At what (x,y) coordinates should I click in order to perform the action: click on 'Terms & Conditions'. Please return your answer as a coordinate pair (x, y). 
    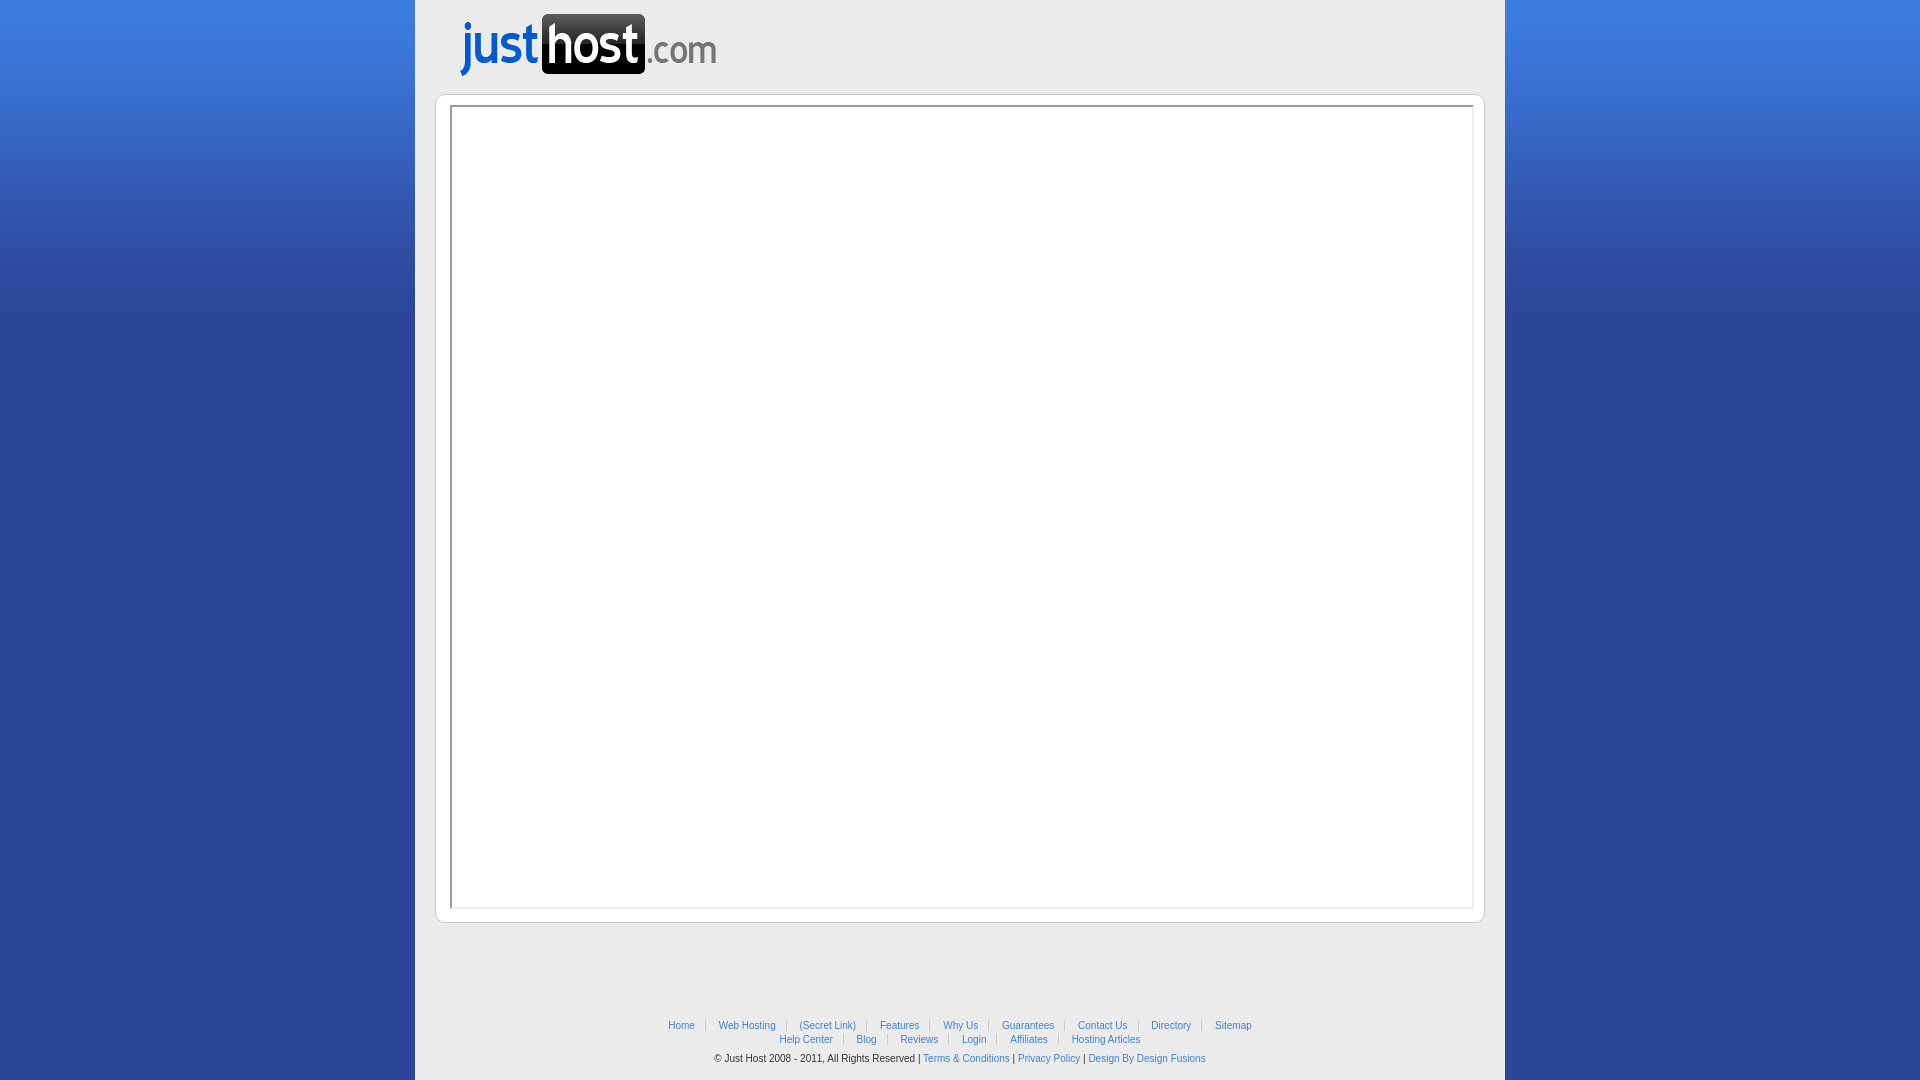
    Looking at the image, I should click on (966, 1057).